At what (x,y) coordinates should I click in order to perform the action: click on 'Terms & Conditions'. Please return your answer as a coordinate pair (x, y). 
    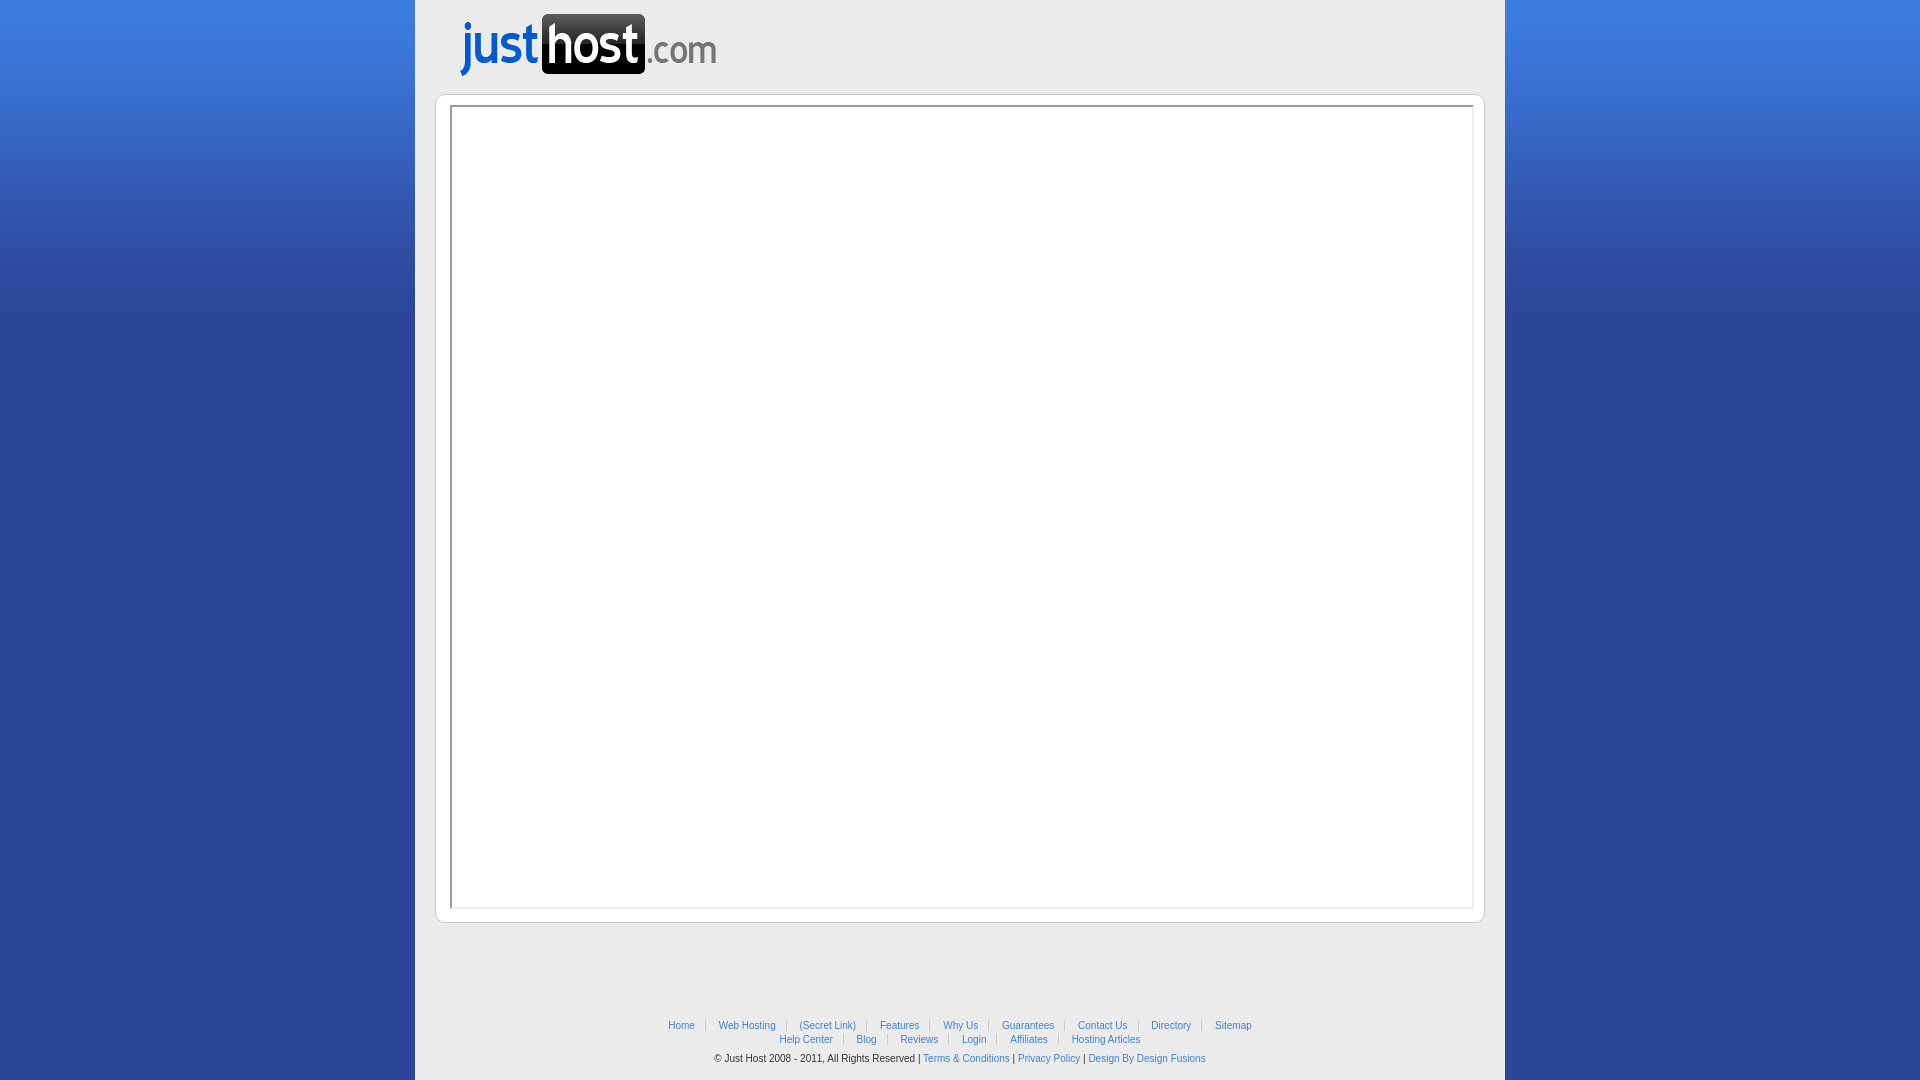
    Looking at the image, I should click on (966, 1057).